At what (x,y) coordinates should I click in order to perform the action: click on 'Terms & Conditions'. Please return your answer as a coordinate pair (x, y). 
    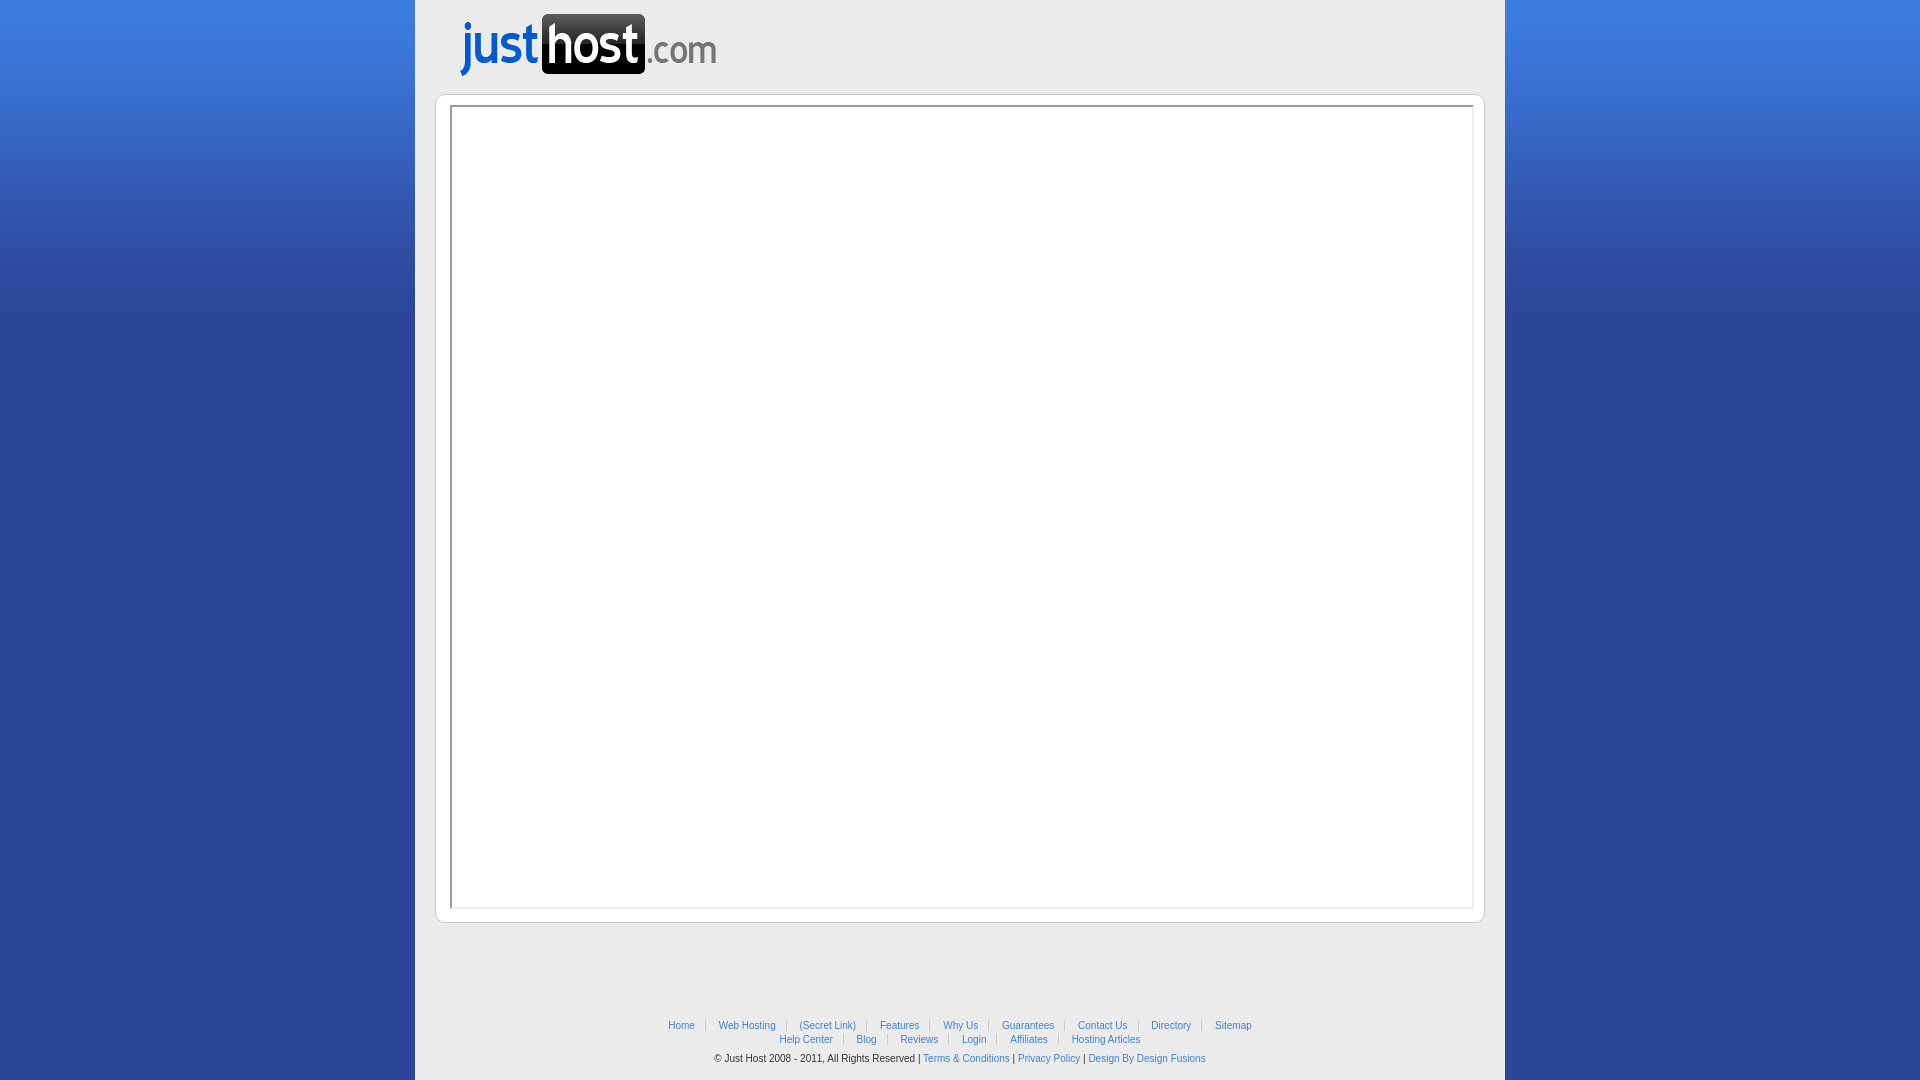
    Looking at the image, I should click on (966, 1057).